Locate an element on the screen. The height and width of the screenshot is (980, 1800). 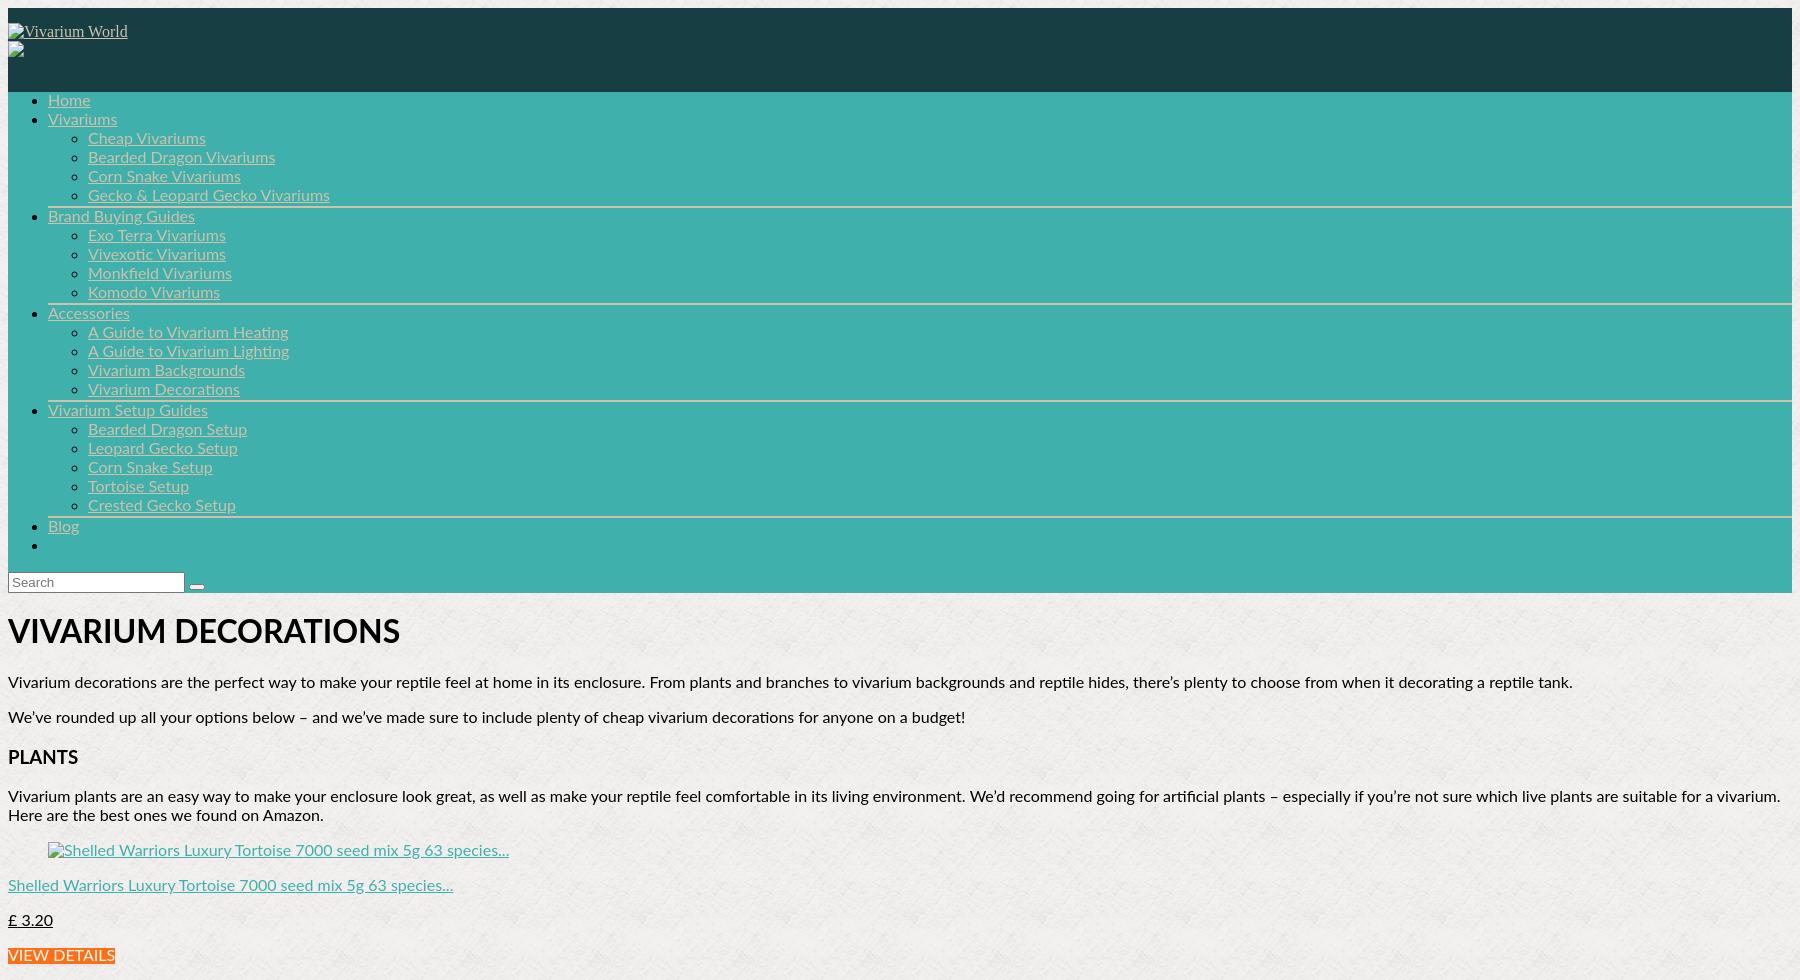
'Crested Gecko Setup' is located at coordinates (161, 504).